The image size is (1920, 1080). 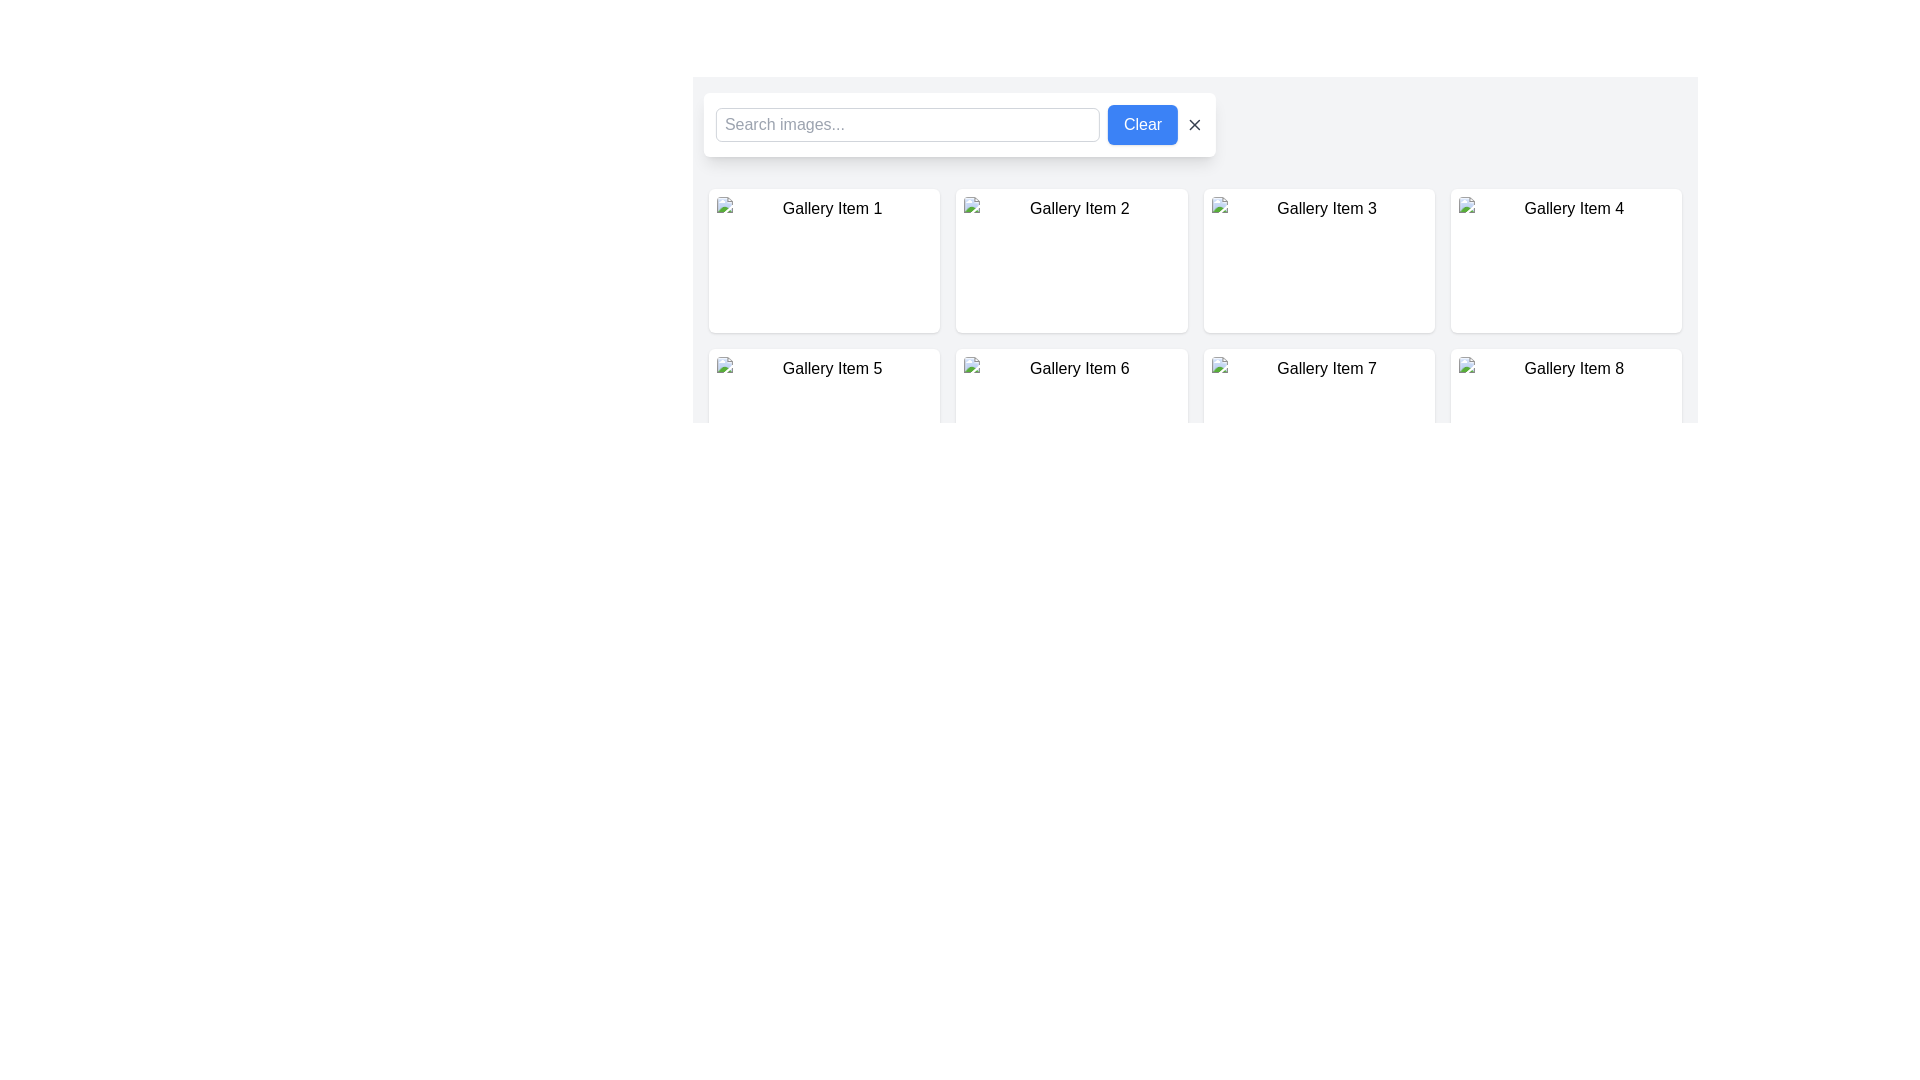 What do you see at coordinates (1565, 260) in the screenshot?
I see `the gallery item labeled 'Gallery Item 4'` at bounding box center [1565, 260].